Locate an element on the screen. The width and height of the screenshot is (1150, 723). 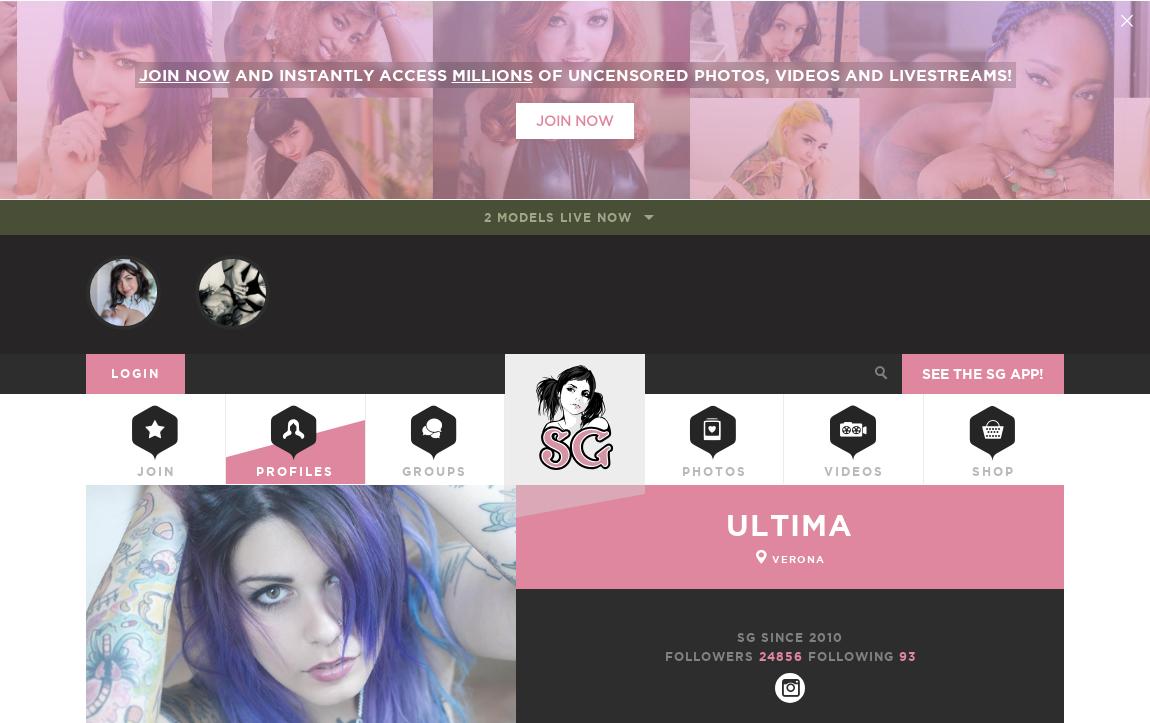
'Join now' is located at coordinates (182, 73).